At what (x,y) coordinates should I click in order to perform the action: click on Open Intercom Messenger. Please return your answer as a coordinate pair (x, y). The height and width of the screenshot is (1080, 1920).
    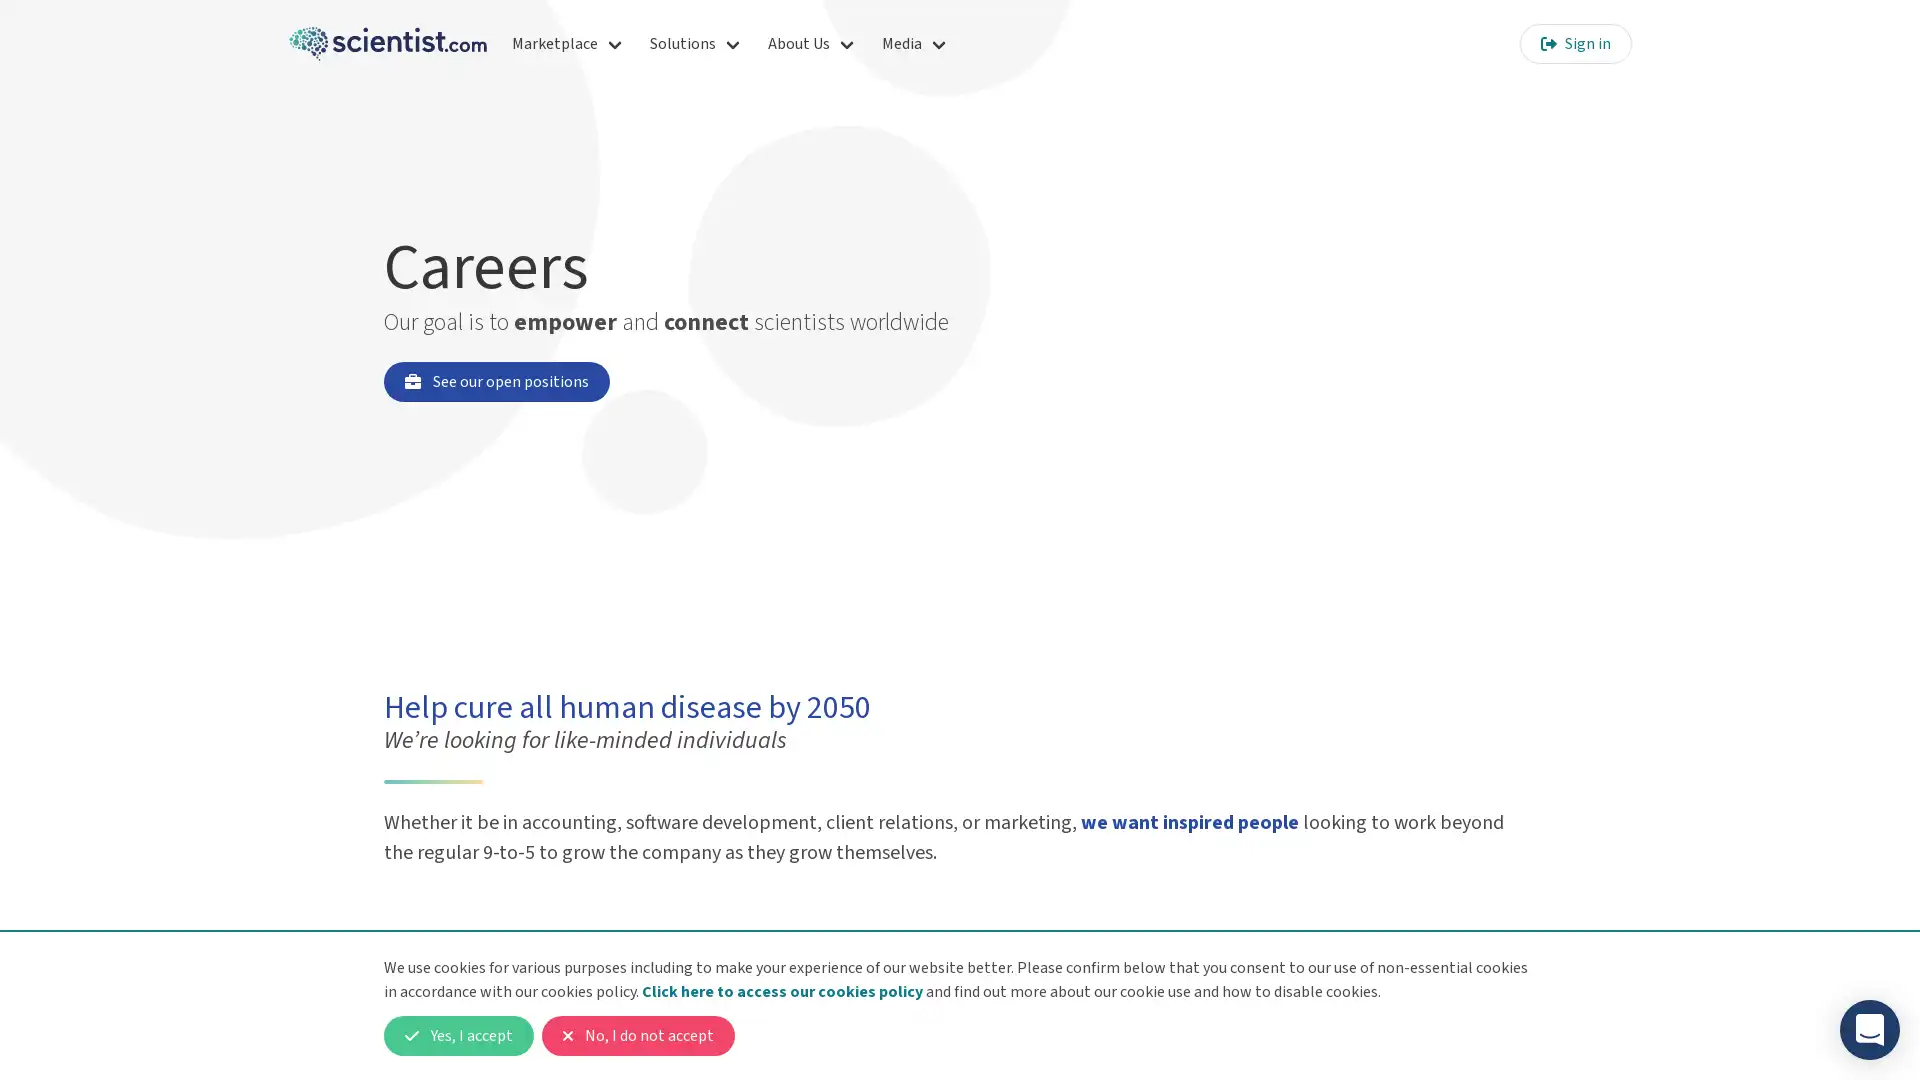
    Looking at the image, I should click on (1869, 1029).